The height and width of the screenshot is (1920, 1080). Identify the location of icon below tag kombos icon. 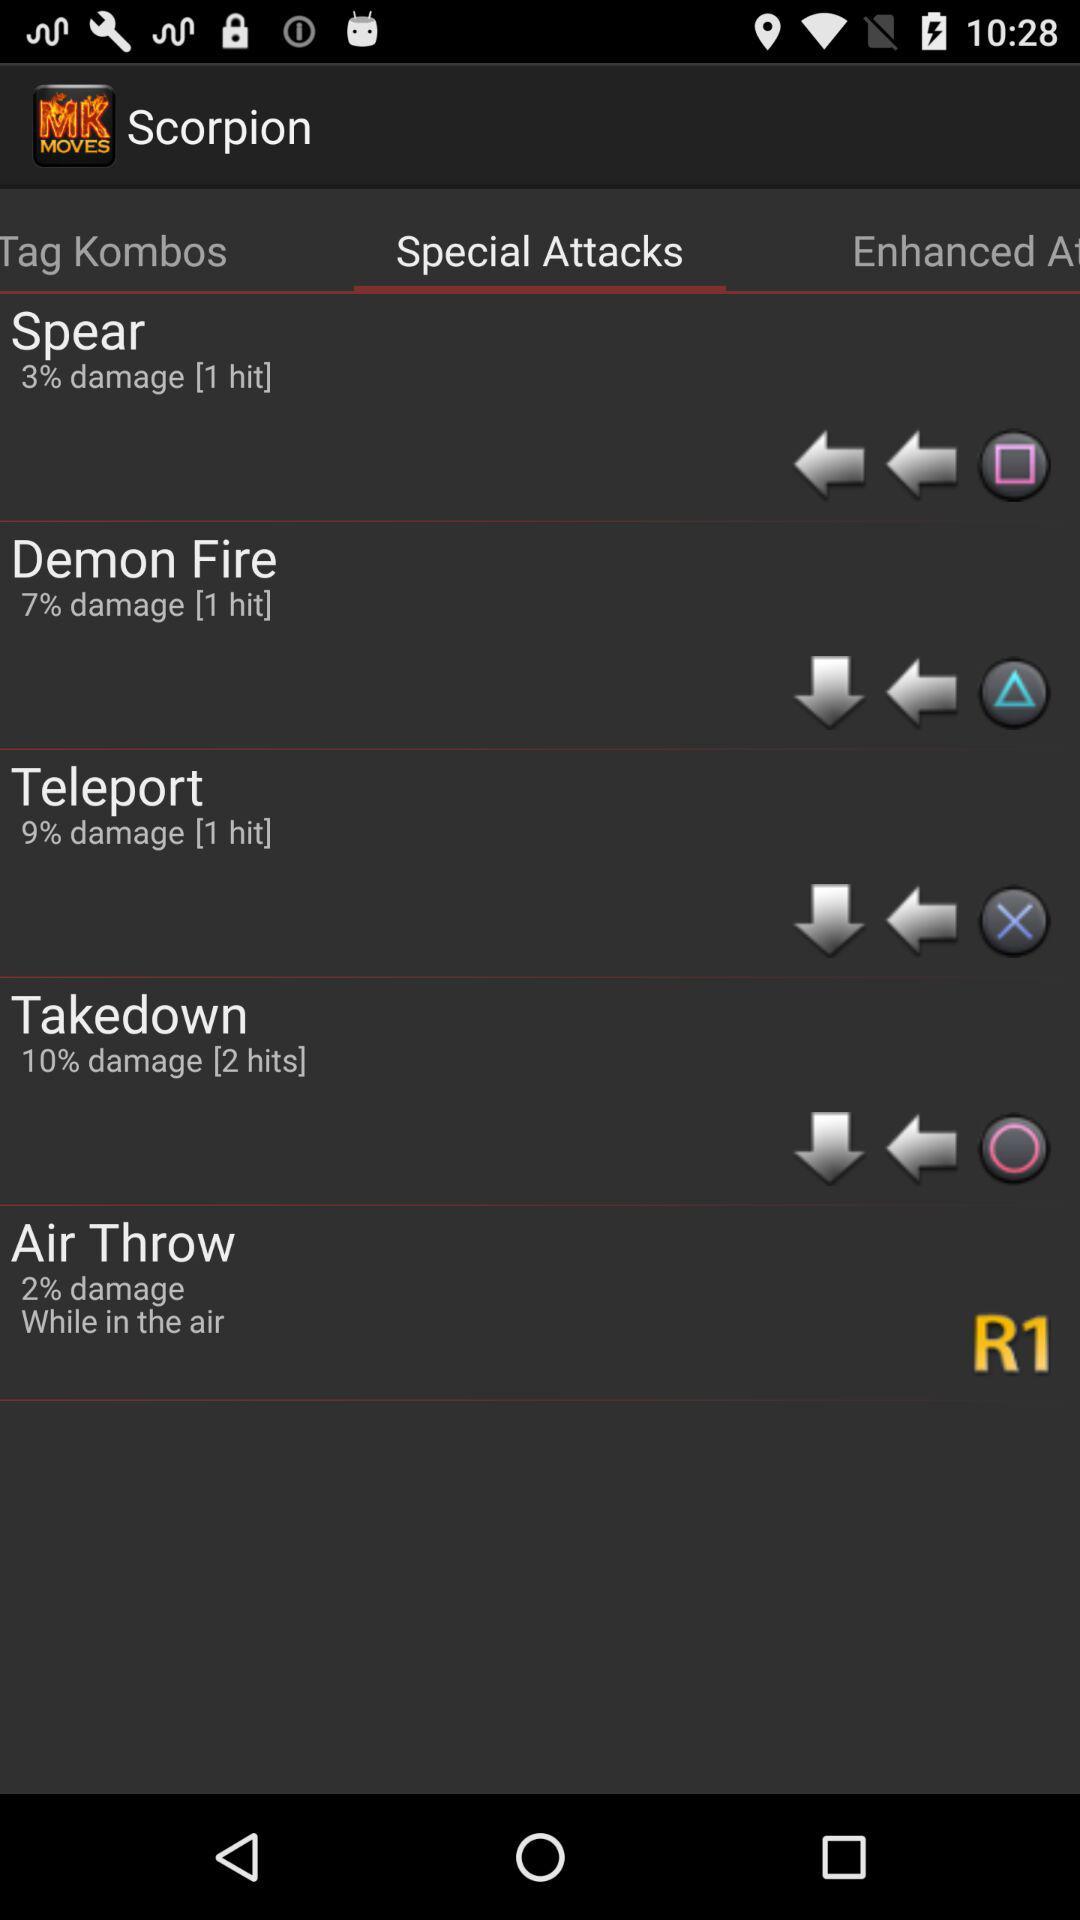
(76, 328).